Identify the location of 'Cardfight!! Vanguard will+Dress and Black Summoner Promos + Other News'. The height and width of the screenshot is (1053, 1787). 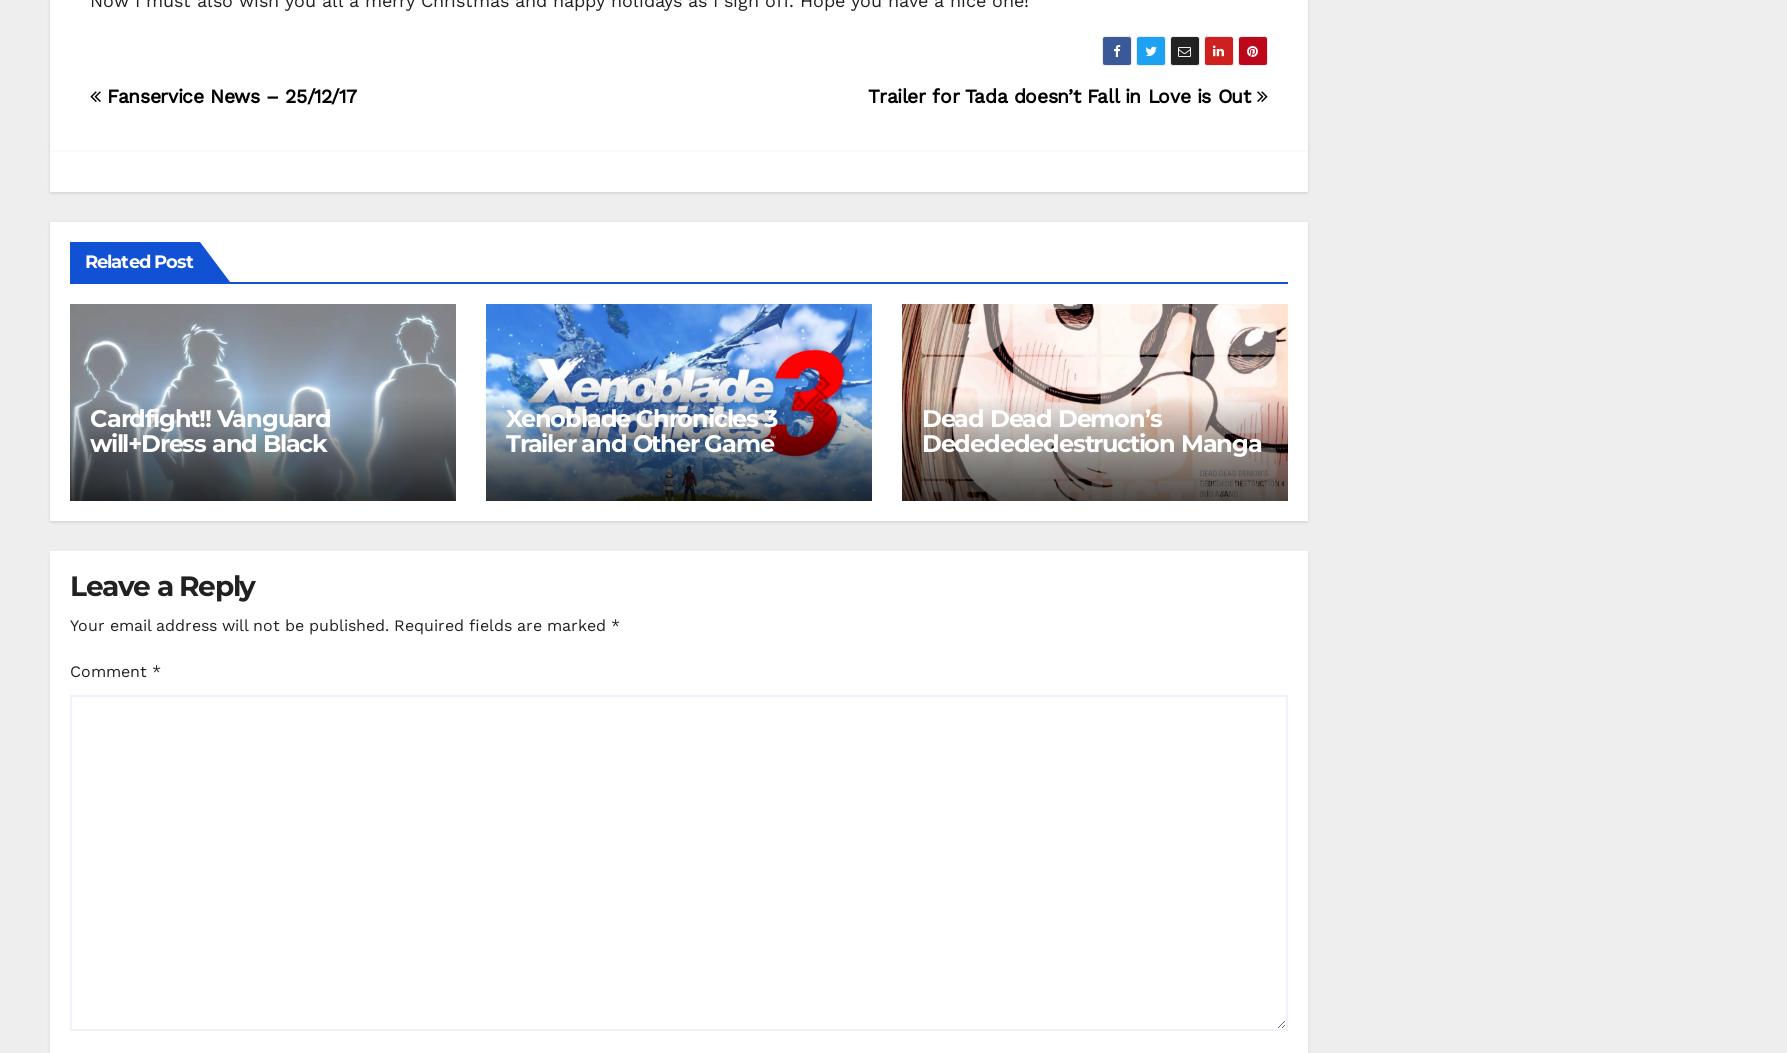
(90, 454).